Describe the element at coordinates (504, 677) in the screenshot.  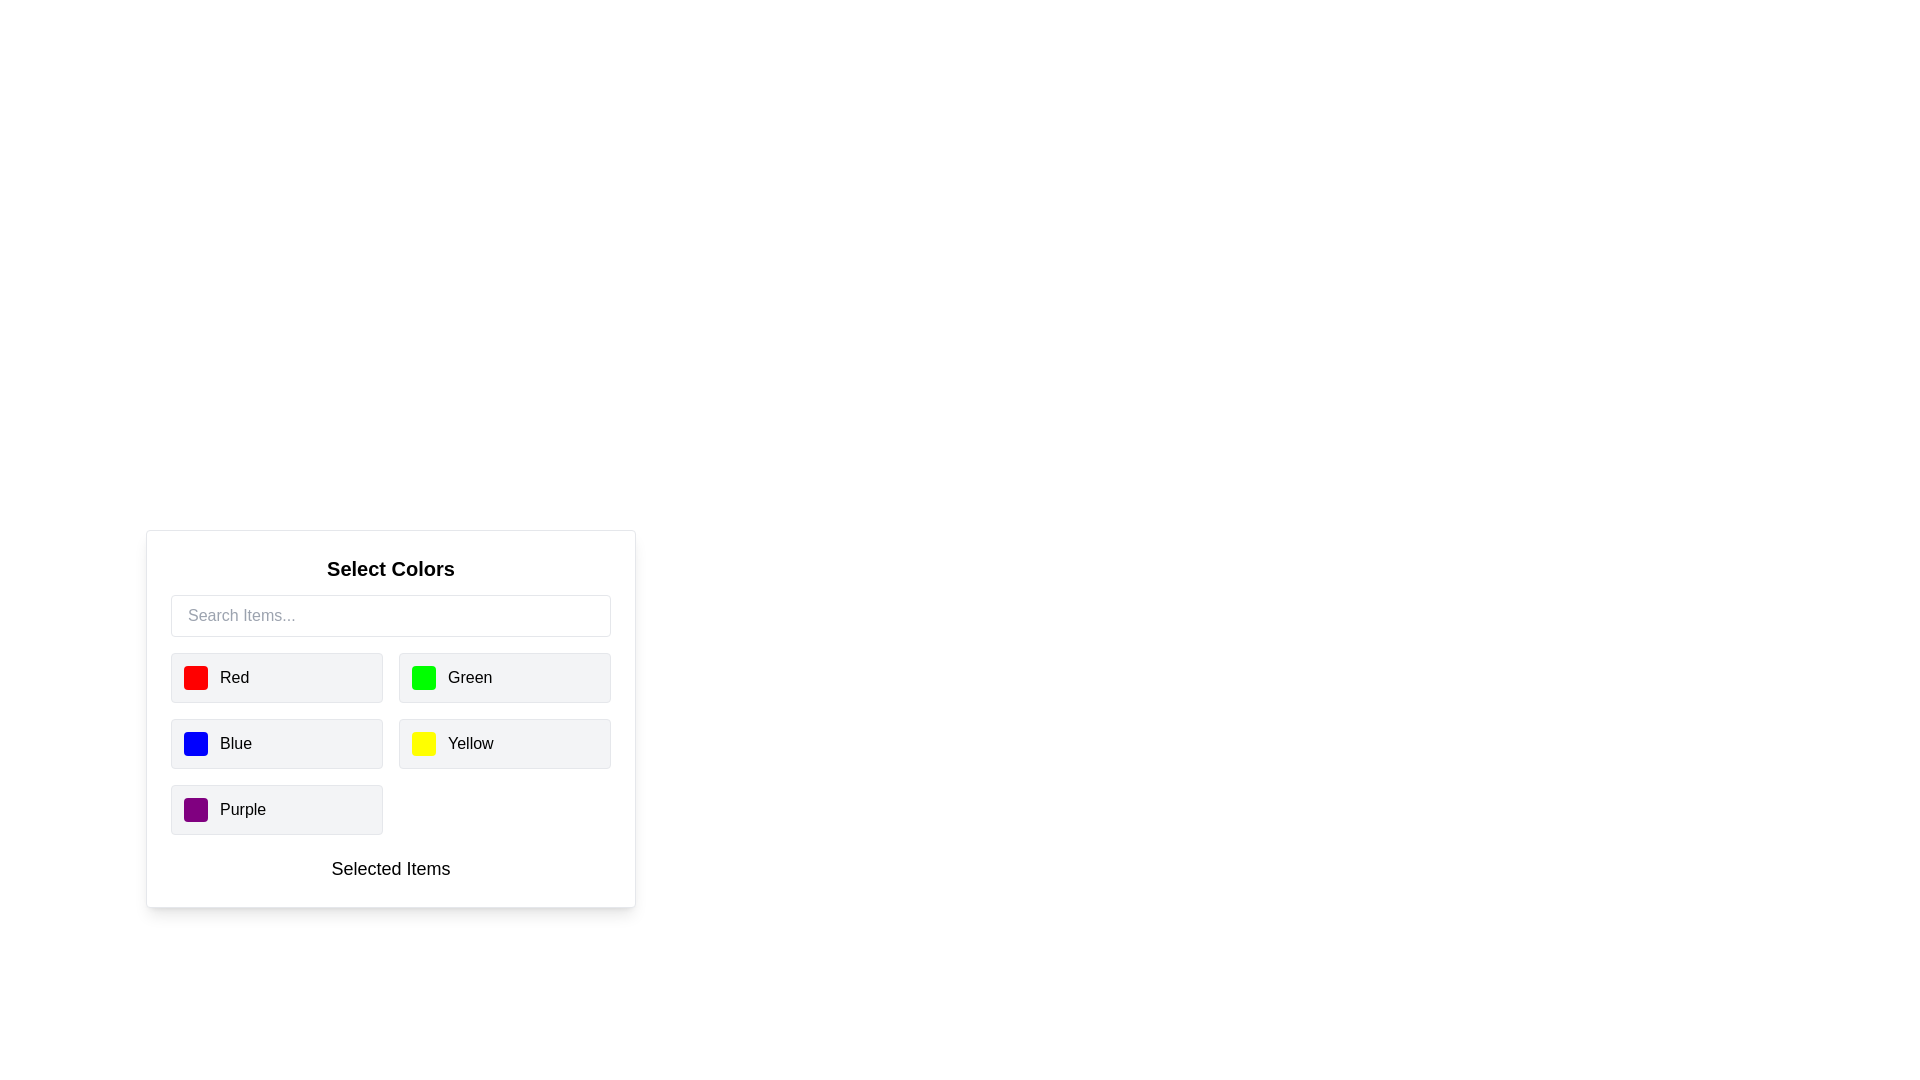
I see `the 'Green' color selection button in the color choice menu` at that location.